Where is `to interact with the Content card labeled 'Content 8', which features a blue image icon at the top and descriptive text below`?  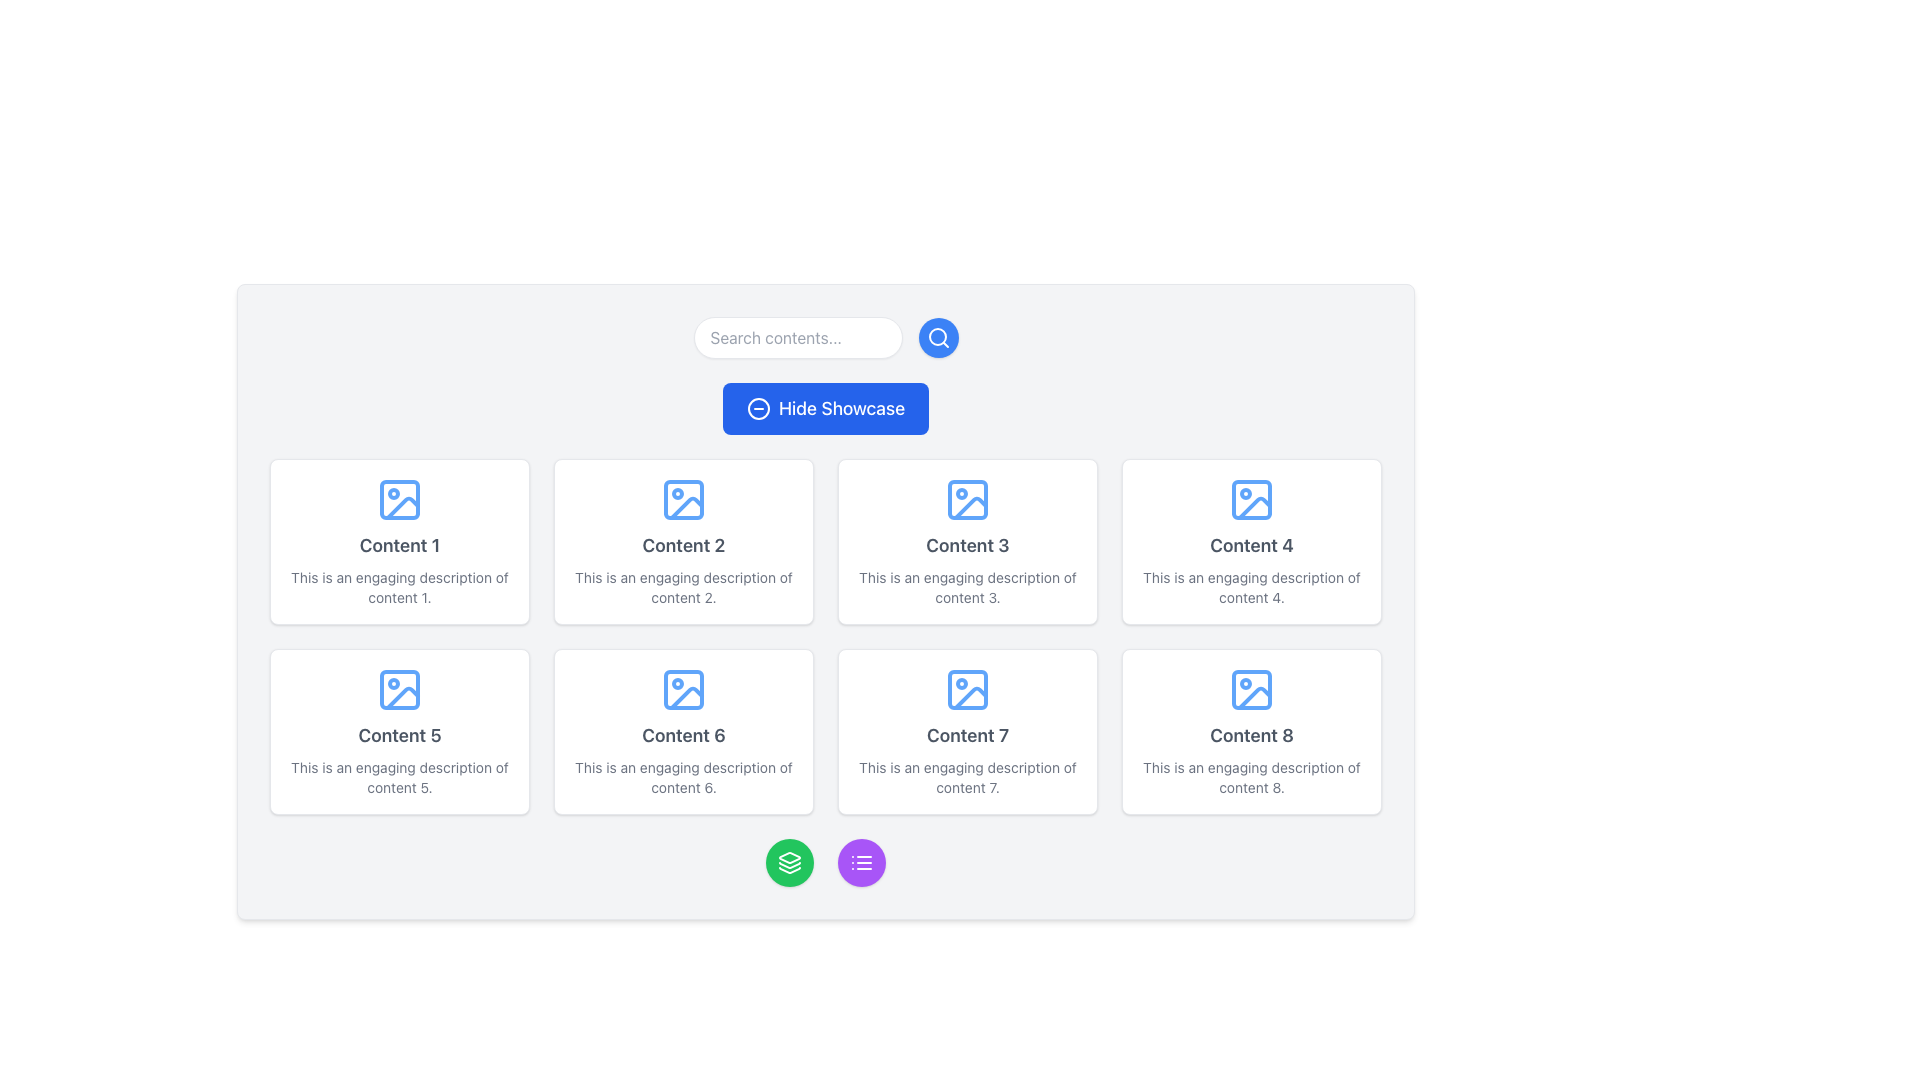
to interact with the Content card labeled 'Content 8', which features a blue image icon at the top and descriptive text below is located at coordinates (1251, 732).